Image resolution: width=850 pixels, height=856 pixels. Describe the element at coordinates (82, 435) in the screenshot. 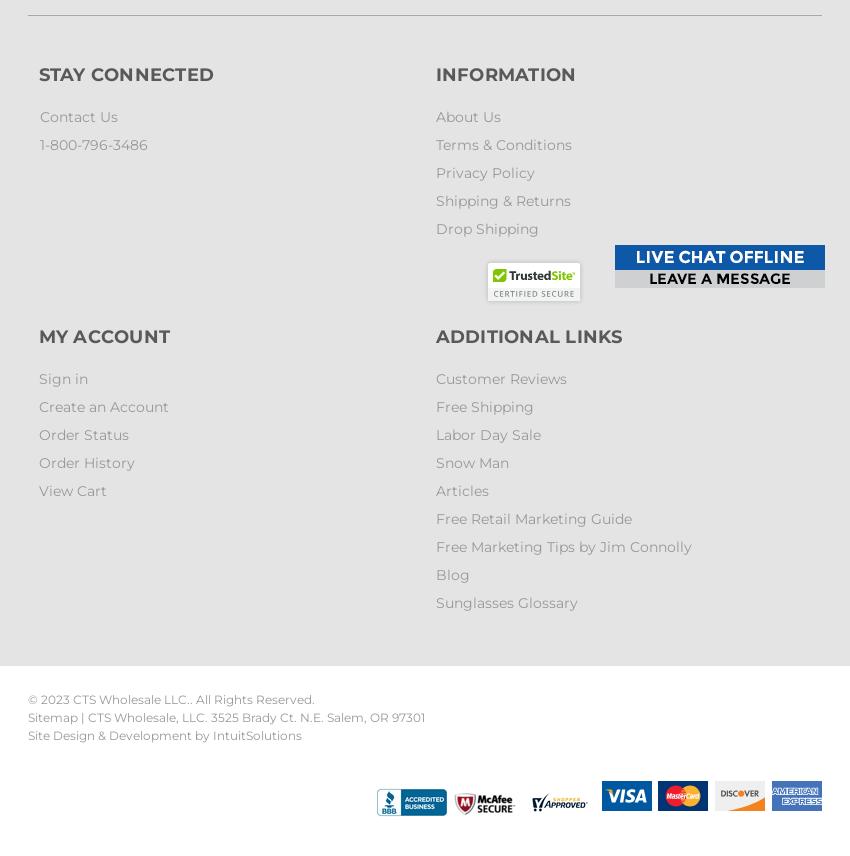

I see `'Order Status'` at that location.